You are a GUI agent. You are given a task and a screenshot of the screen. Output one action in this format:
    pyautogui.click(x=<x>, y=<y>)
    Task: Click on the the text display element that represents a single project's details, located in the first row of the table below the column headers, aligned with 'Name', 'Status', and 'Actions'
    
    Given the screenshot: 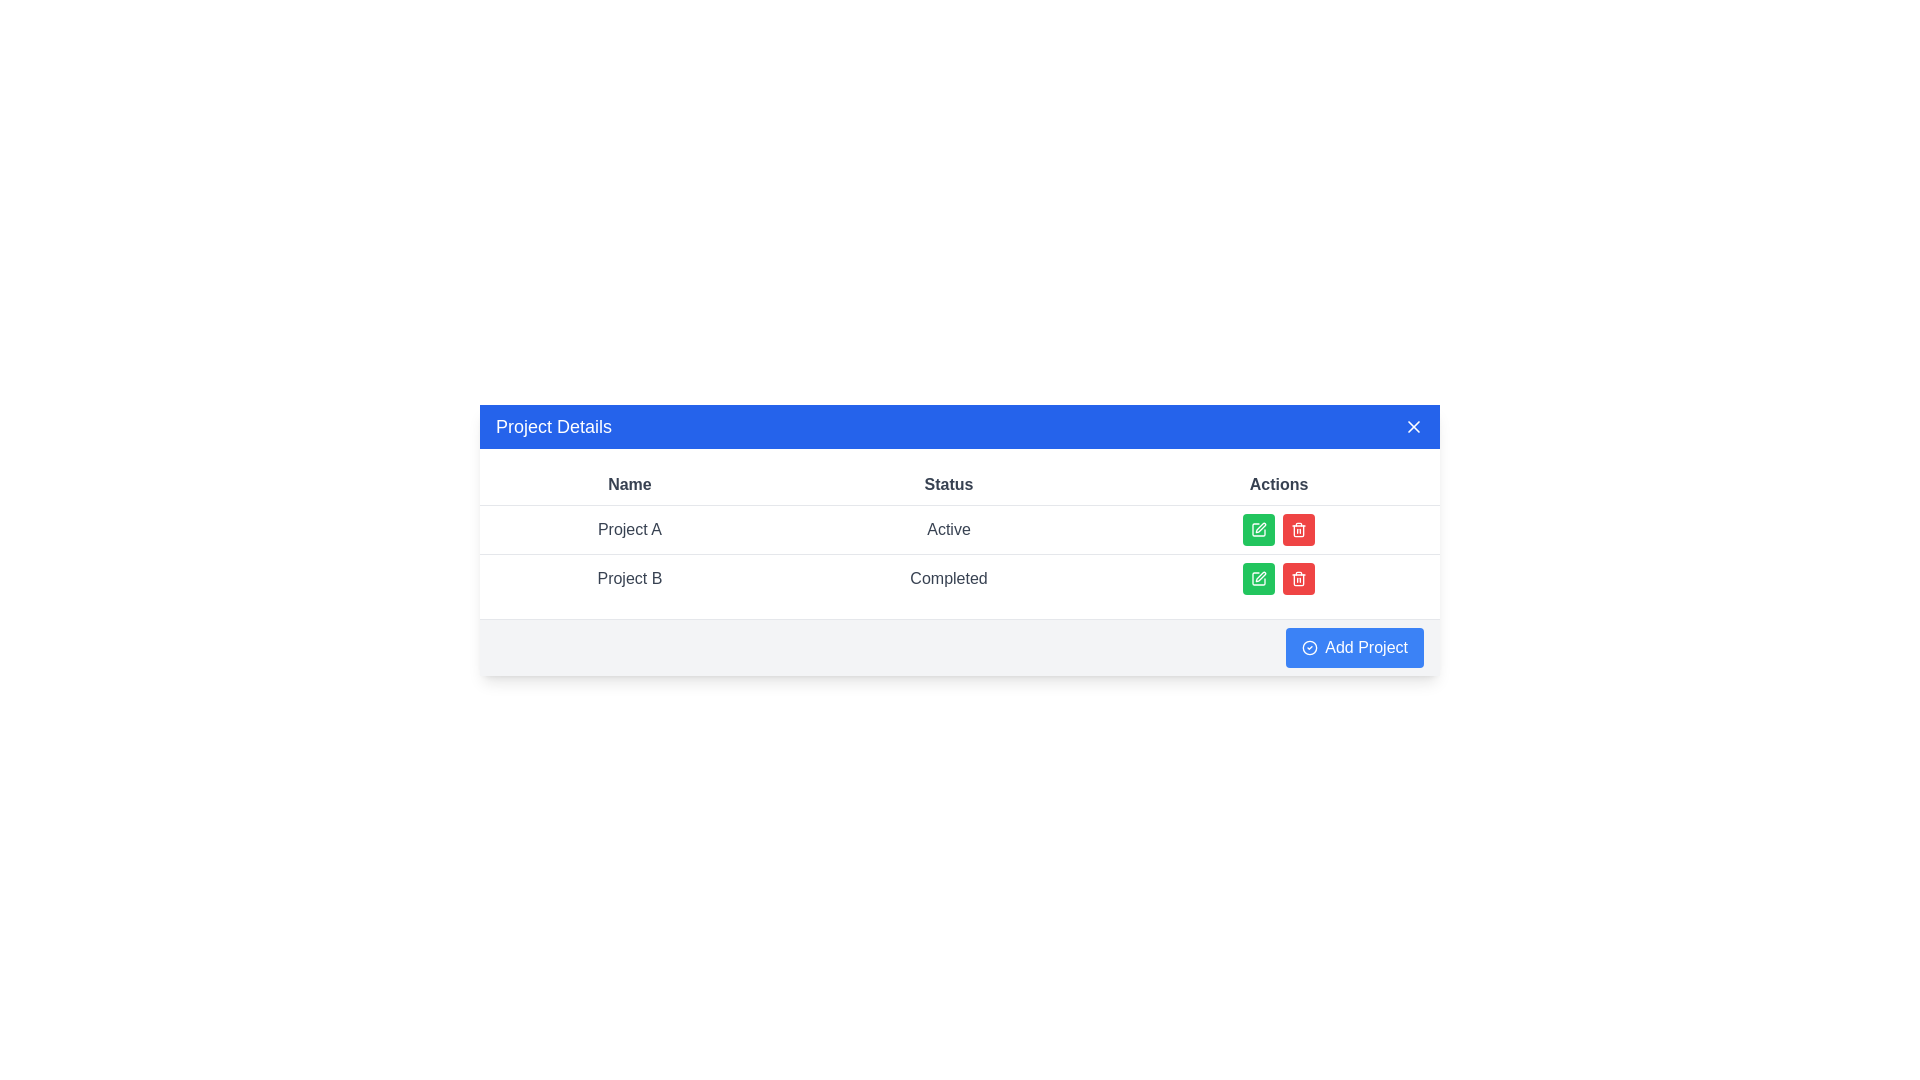 What is the action you would take?
    pyautogui.click(x=960, y=528)
    